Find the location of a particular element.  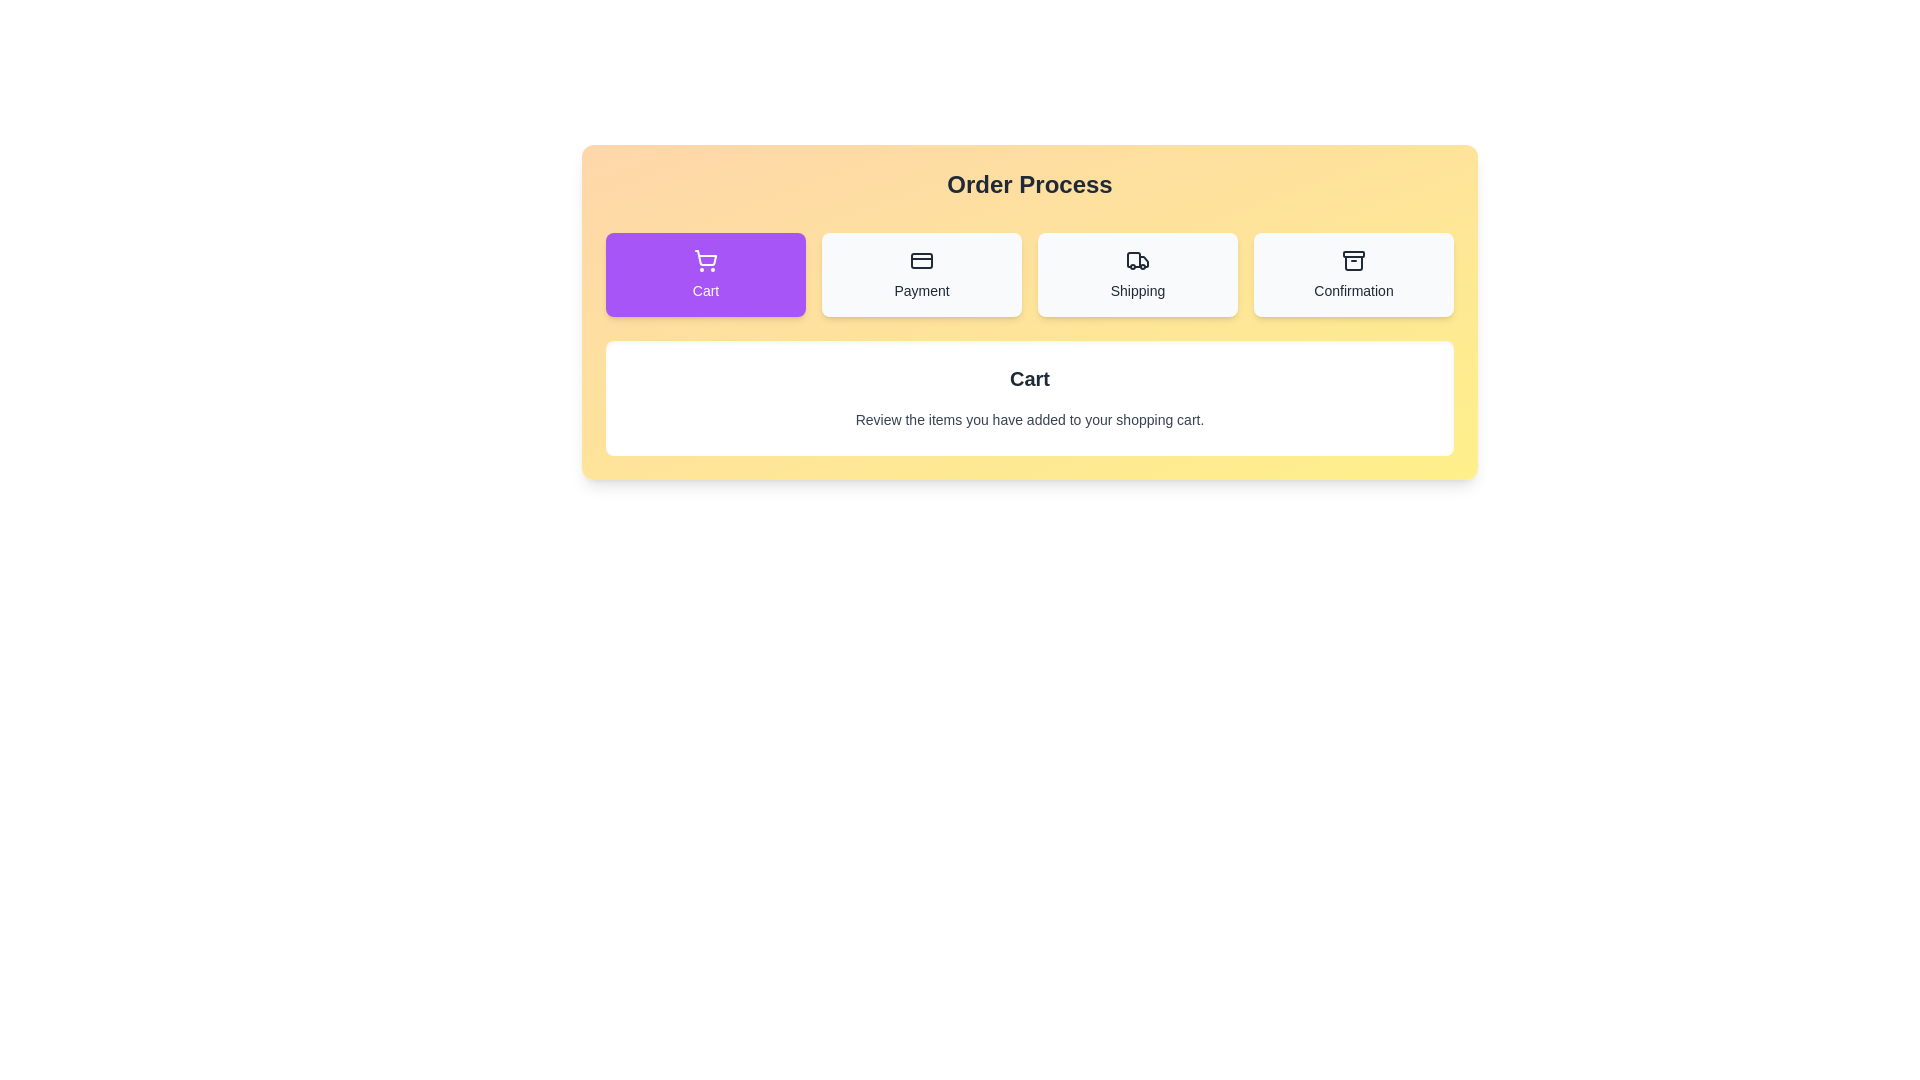

the 'Payment' button to view payment options is located at coordinates (920, 274).